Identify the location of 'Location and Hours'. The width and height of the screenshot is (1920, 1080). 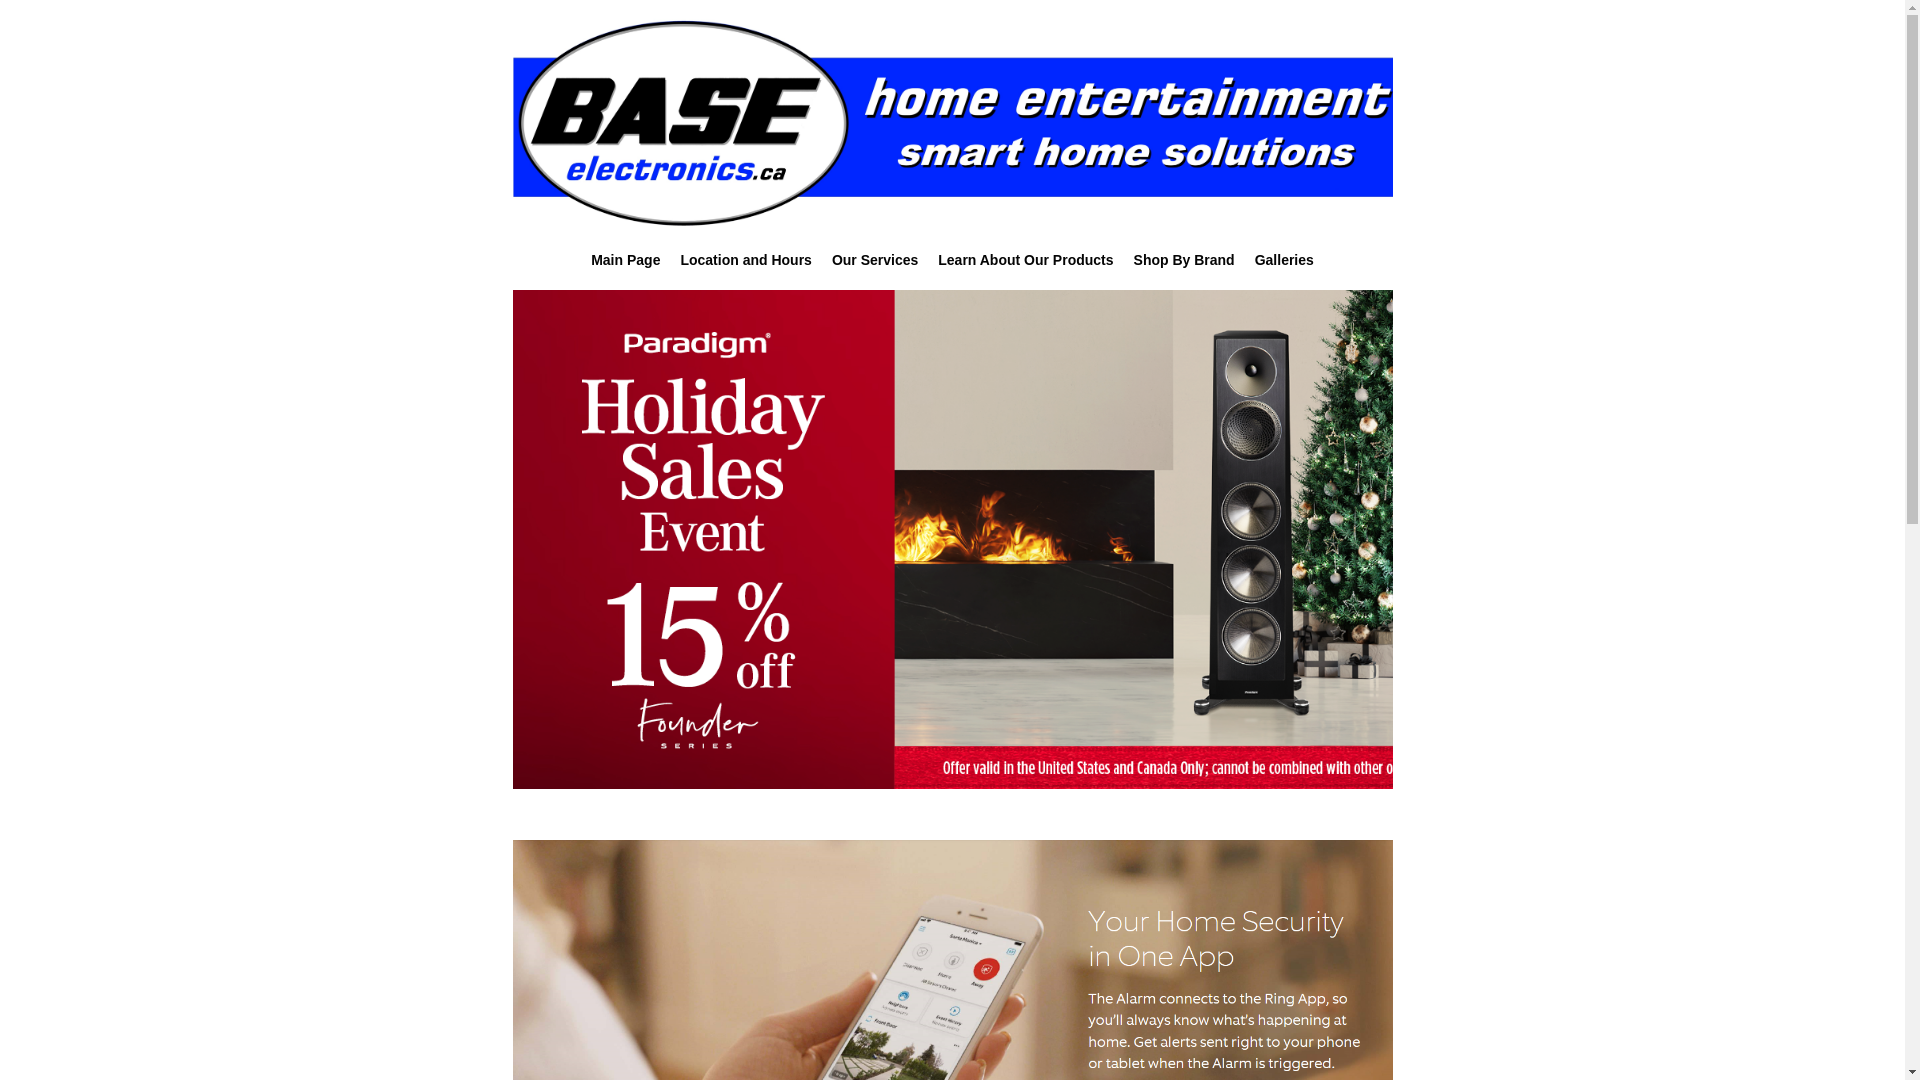
(744, 260).